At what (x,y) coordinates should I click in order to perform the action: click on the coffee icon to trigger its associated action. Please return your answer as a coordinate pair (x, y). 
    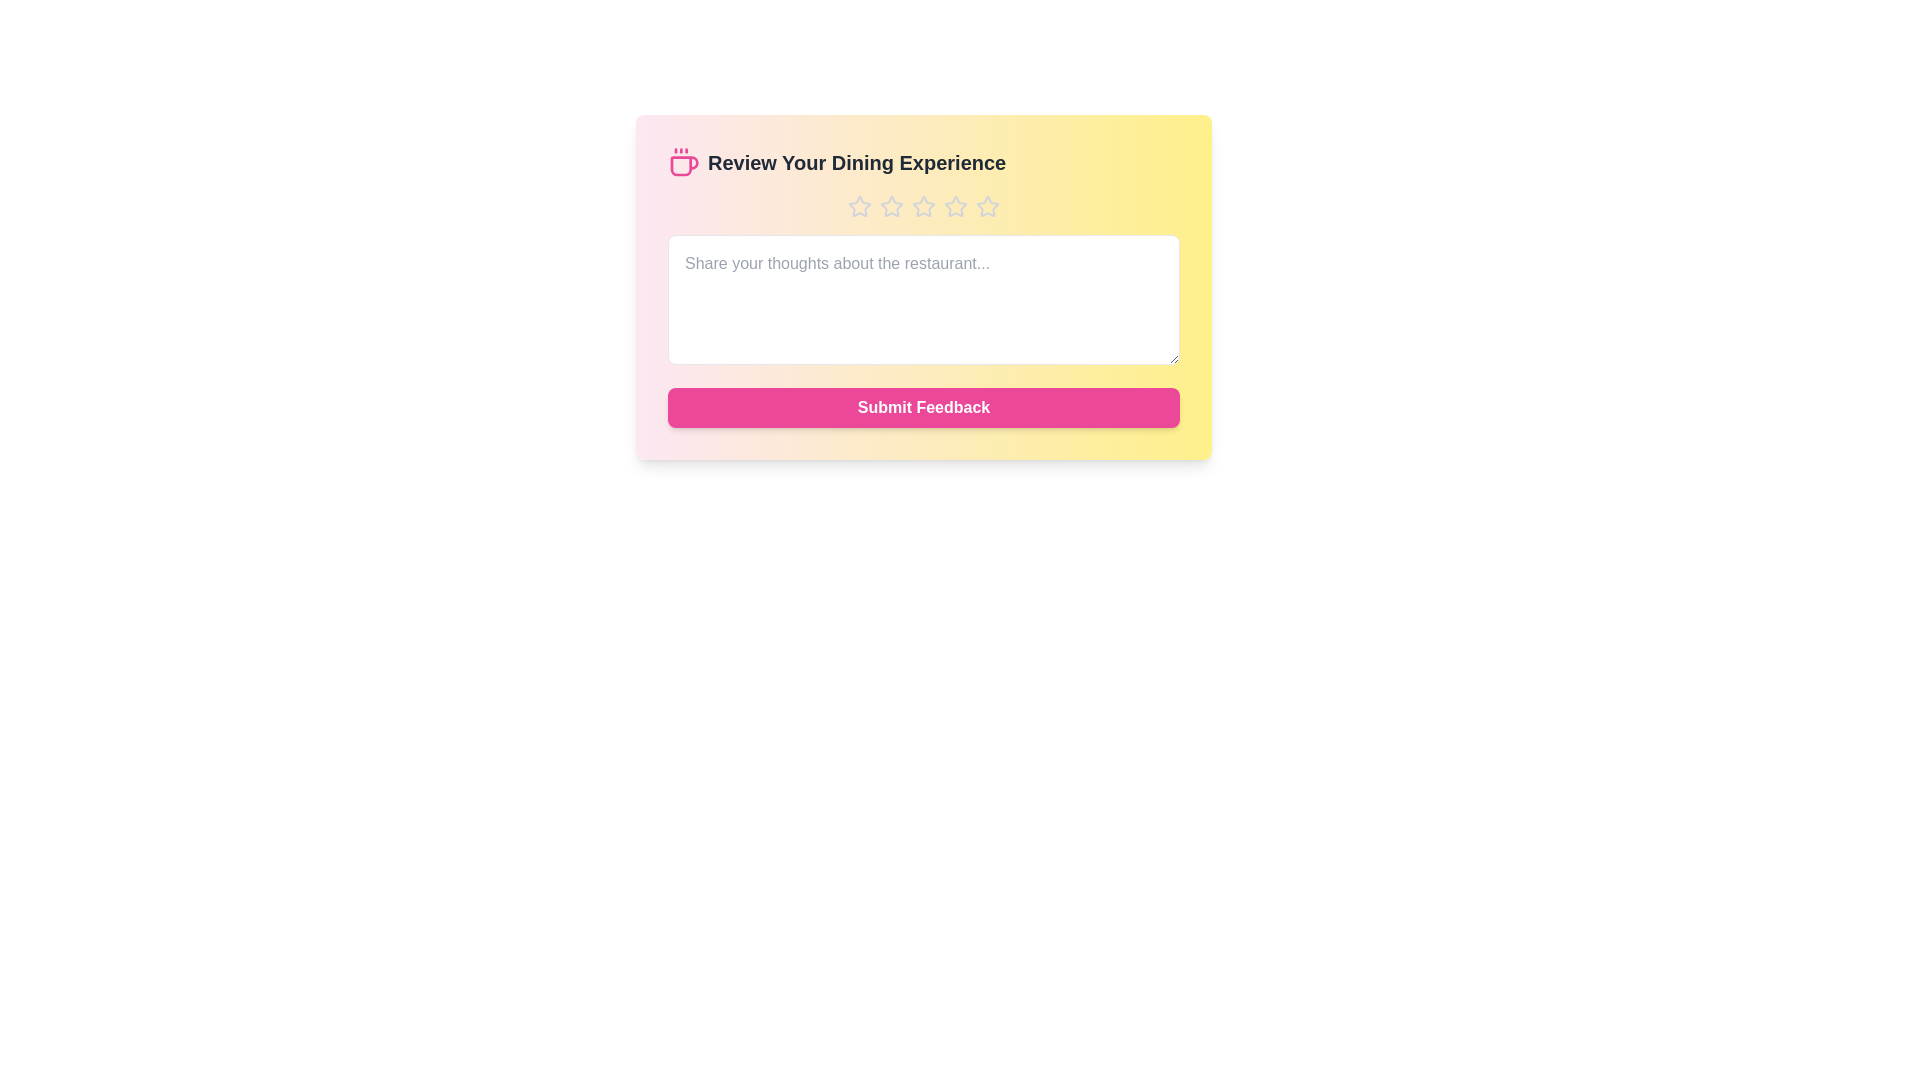
    Looking at the image, I should click on (684, 161).